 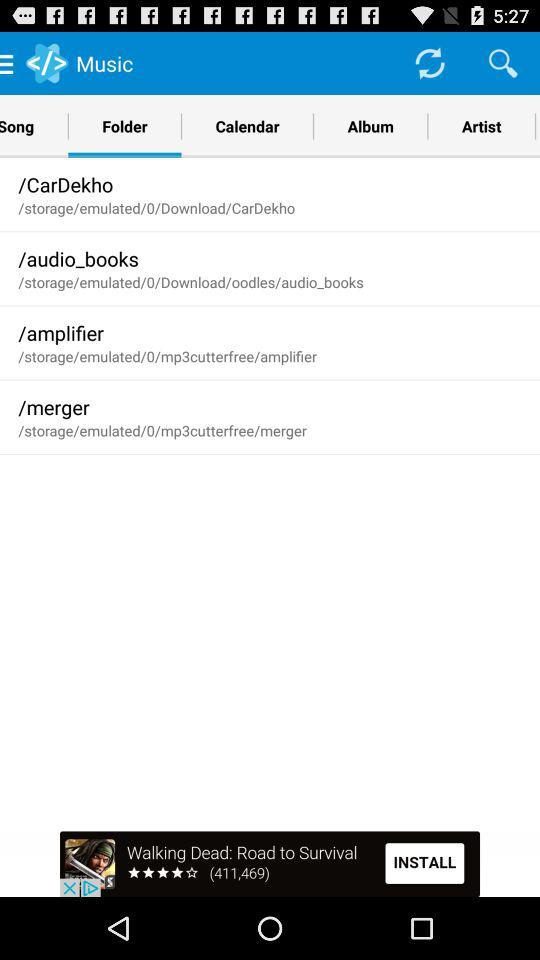 What do you see at coordinates (270, 863) in the screenshot?
I see `install the app` at bounding box center [270, 863].